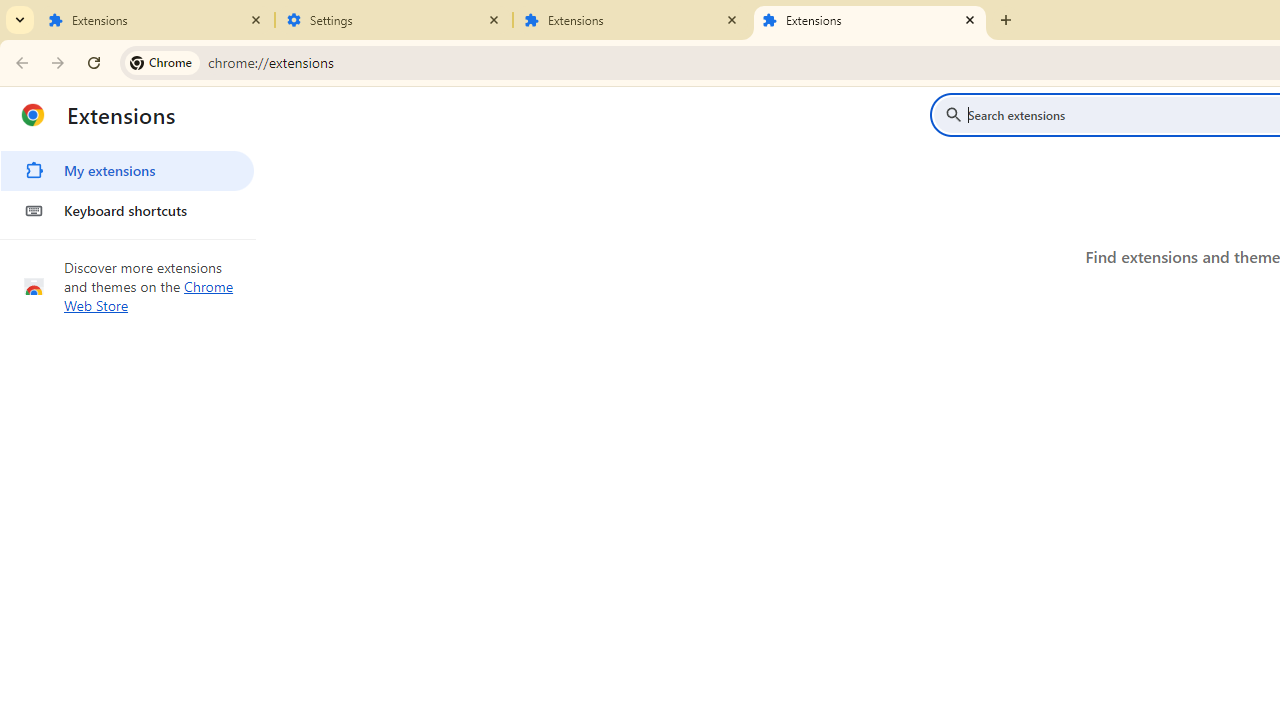  I want to click on 'Extensions', so click(155, 20).